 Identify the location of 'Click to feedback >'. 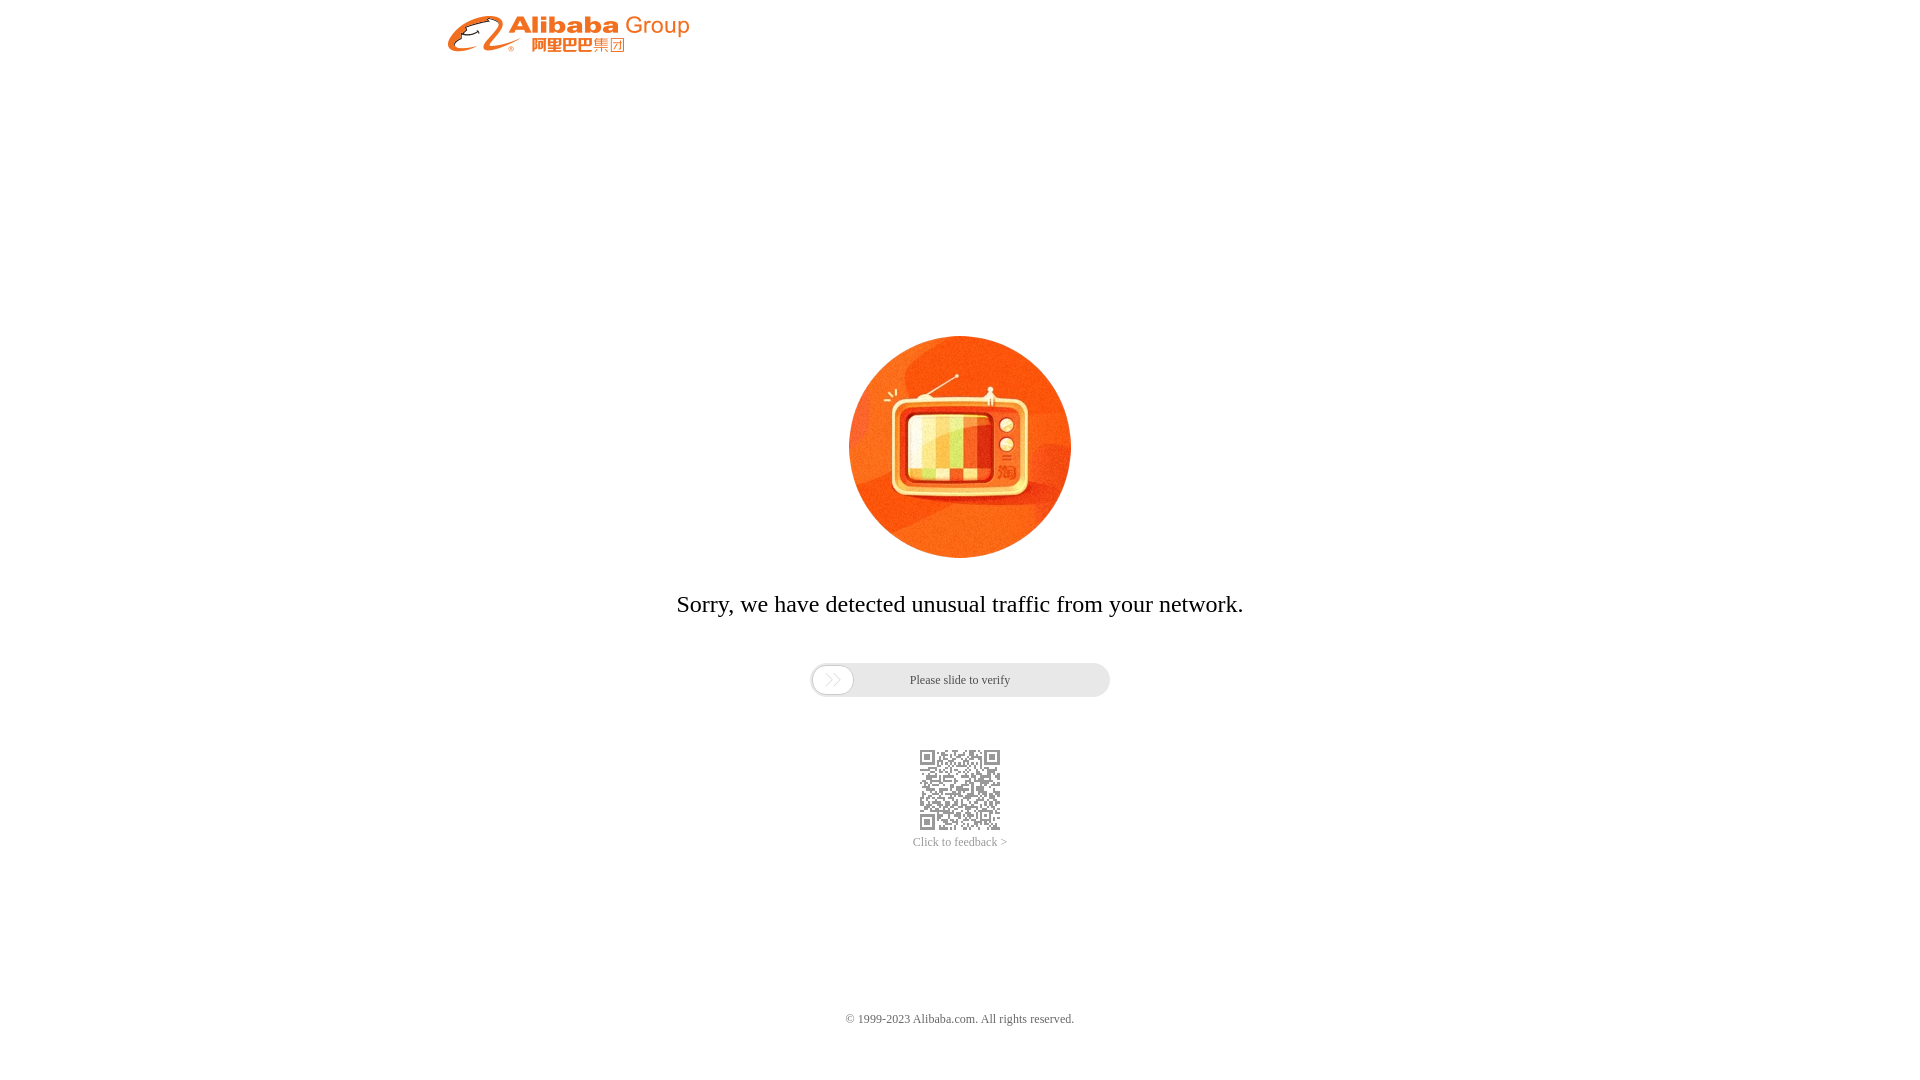
(960, 842).